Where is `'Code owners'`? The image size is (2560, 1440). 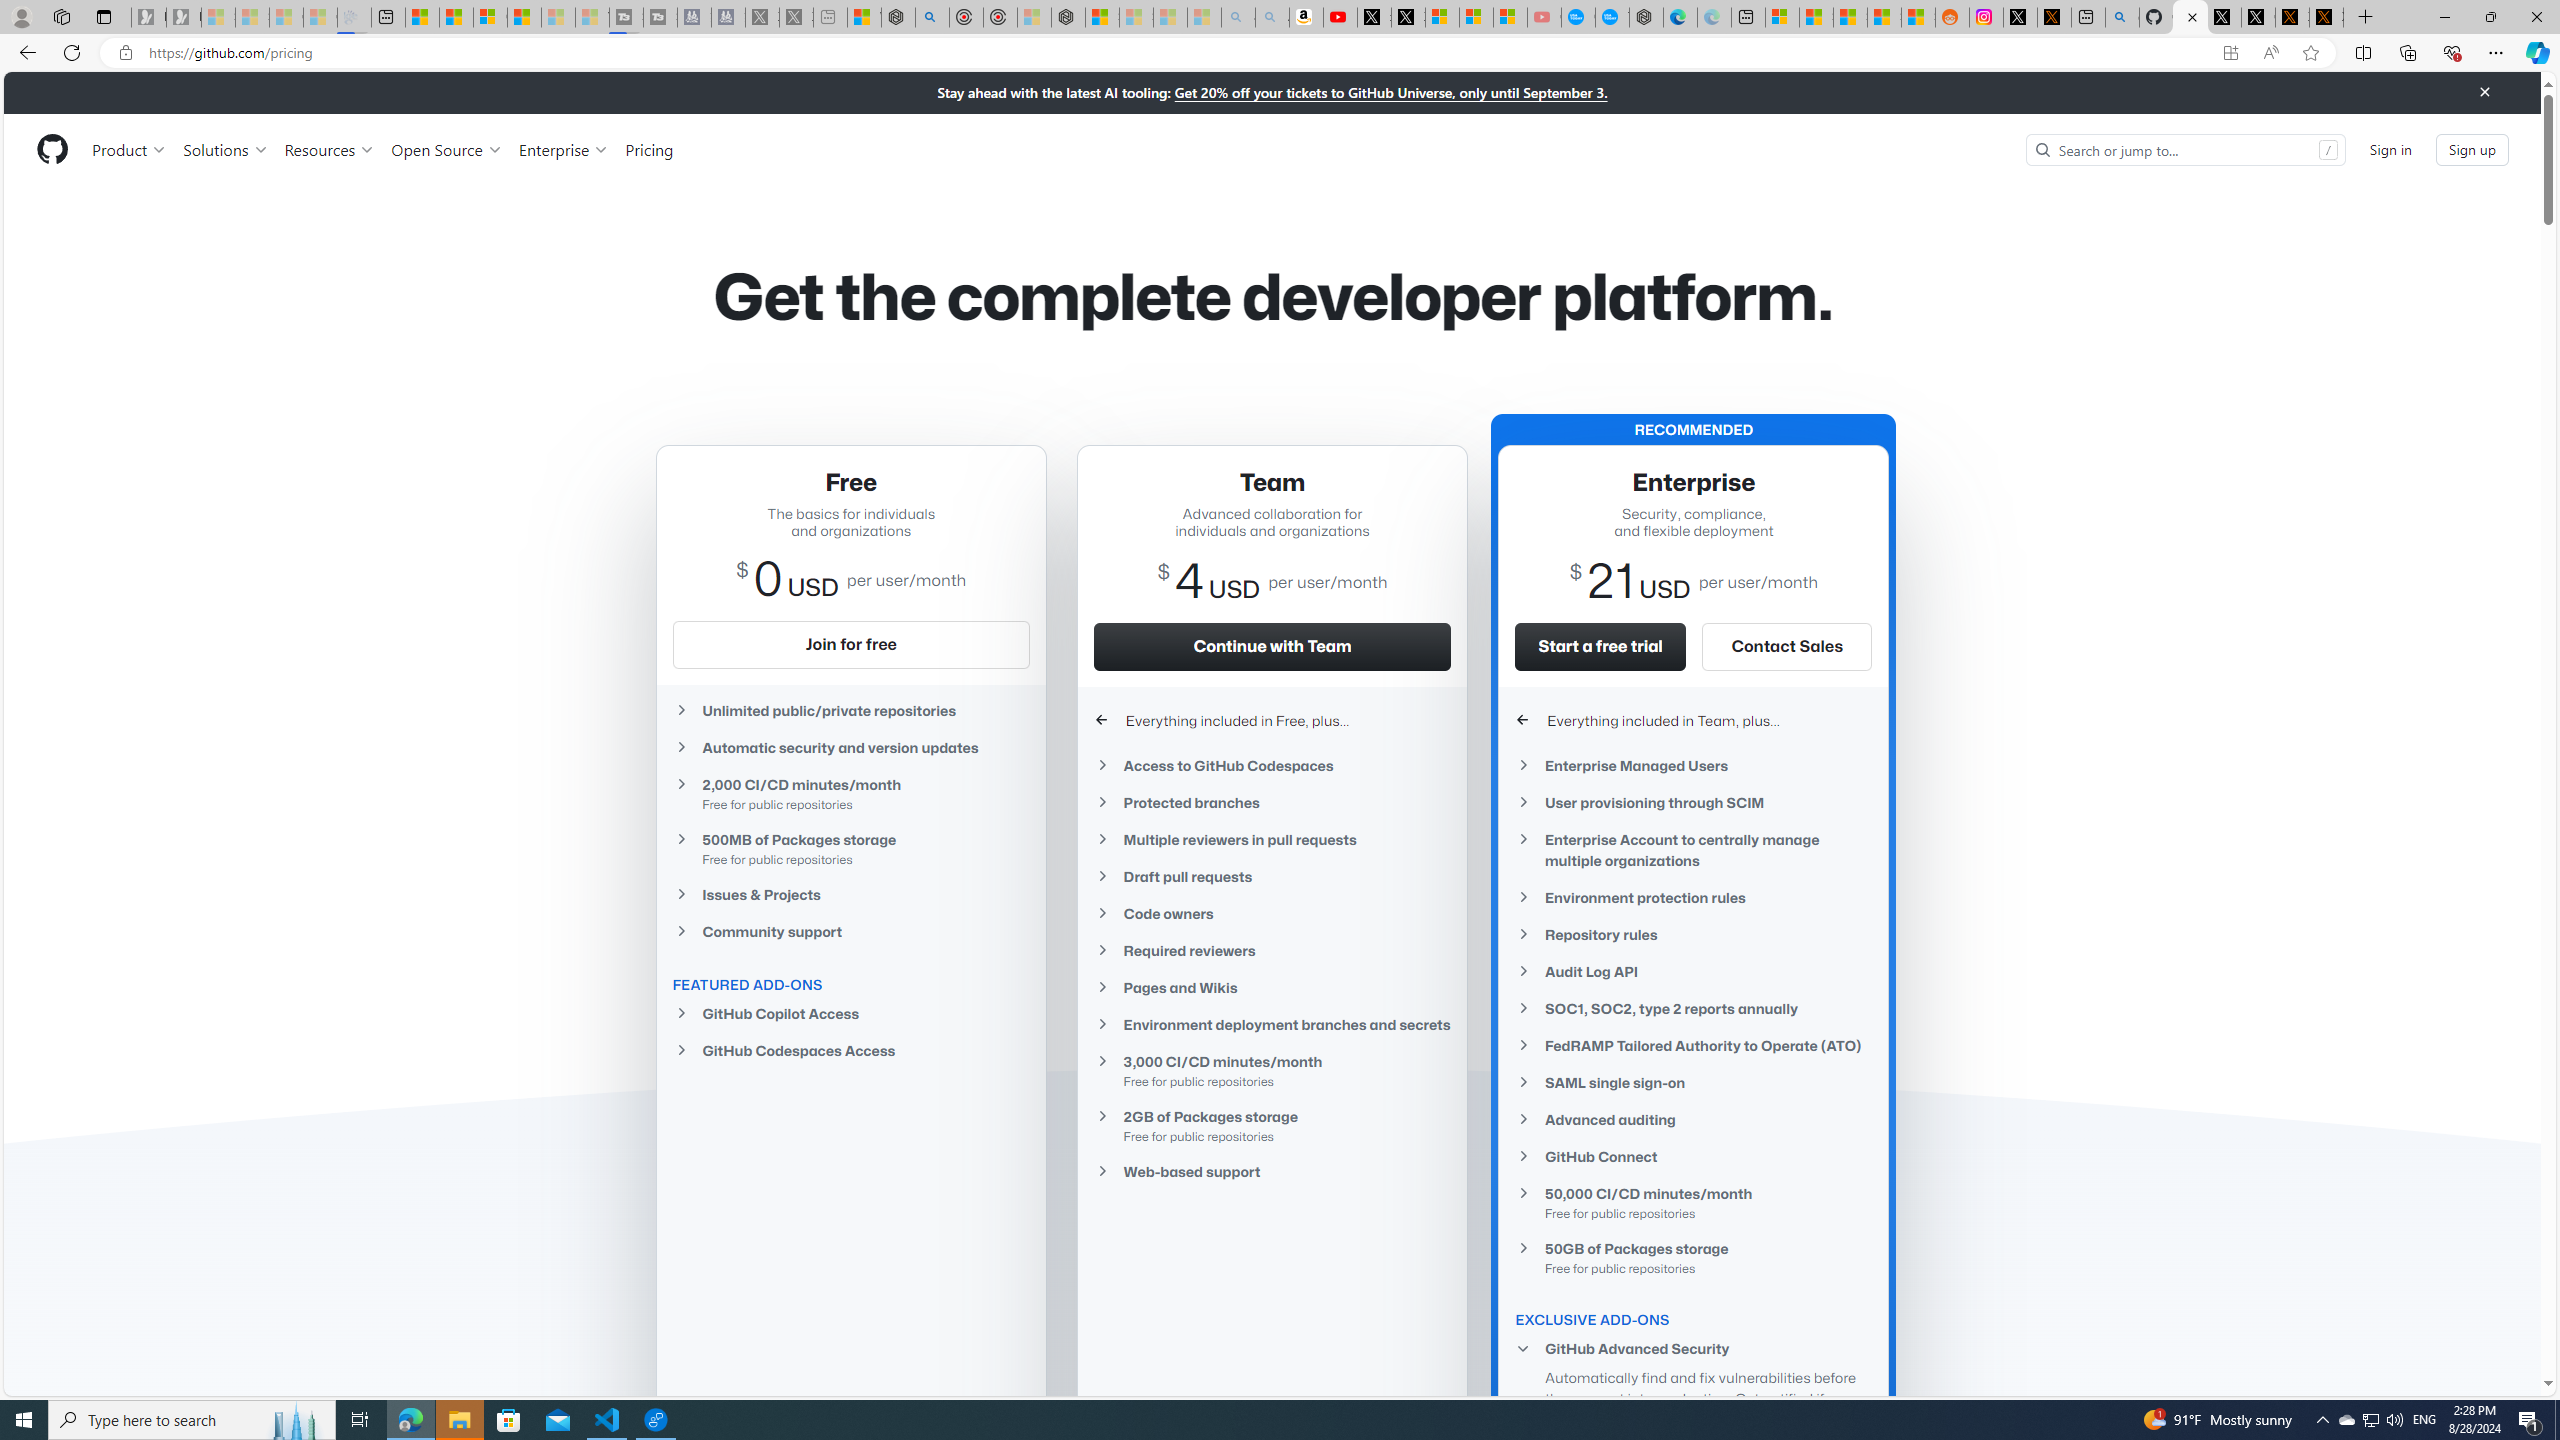 'Code owners' is located at coordinates (1271, 912).